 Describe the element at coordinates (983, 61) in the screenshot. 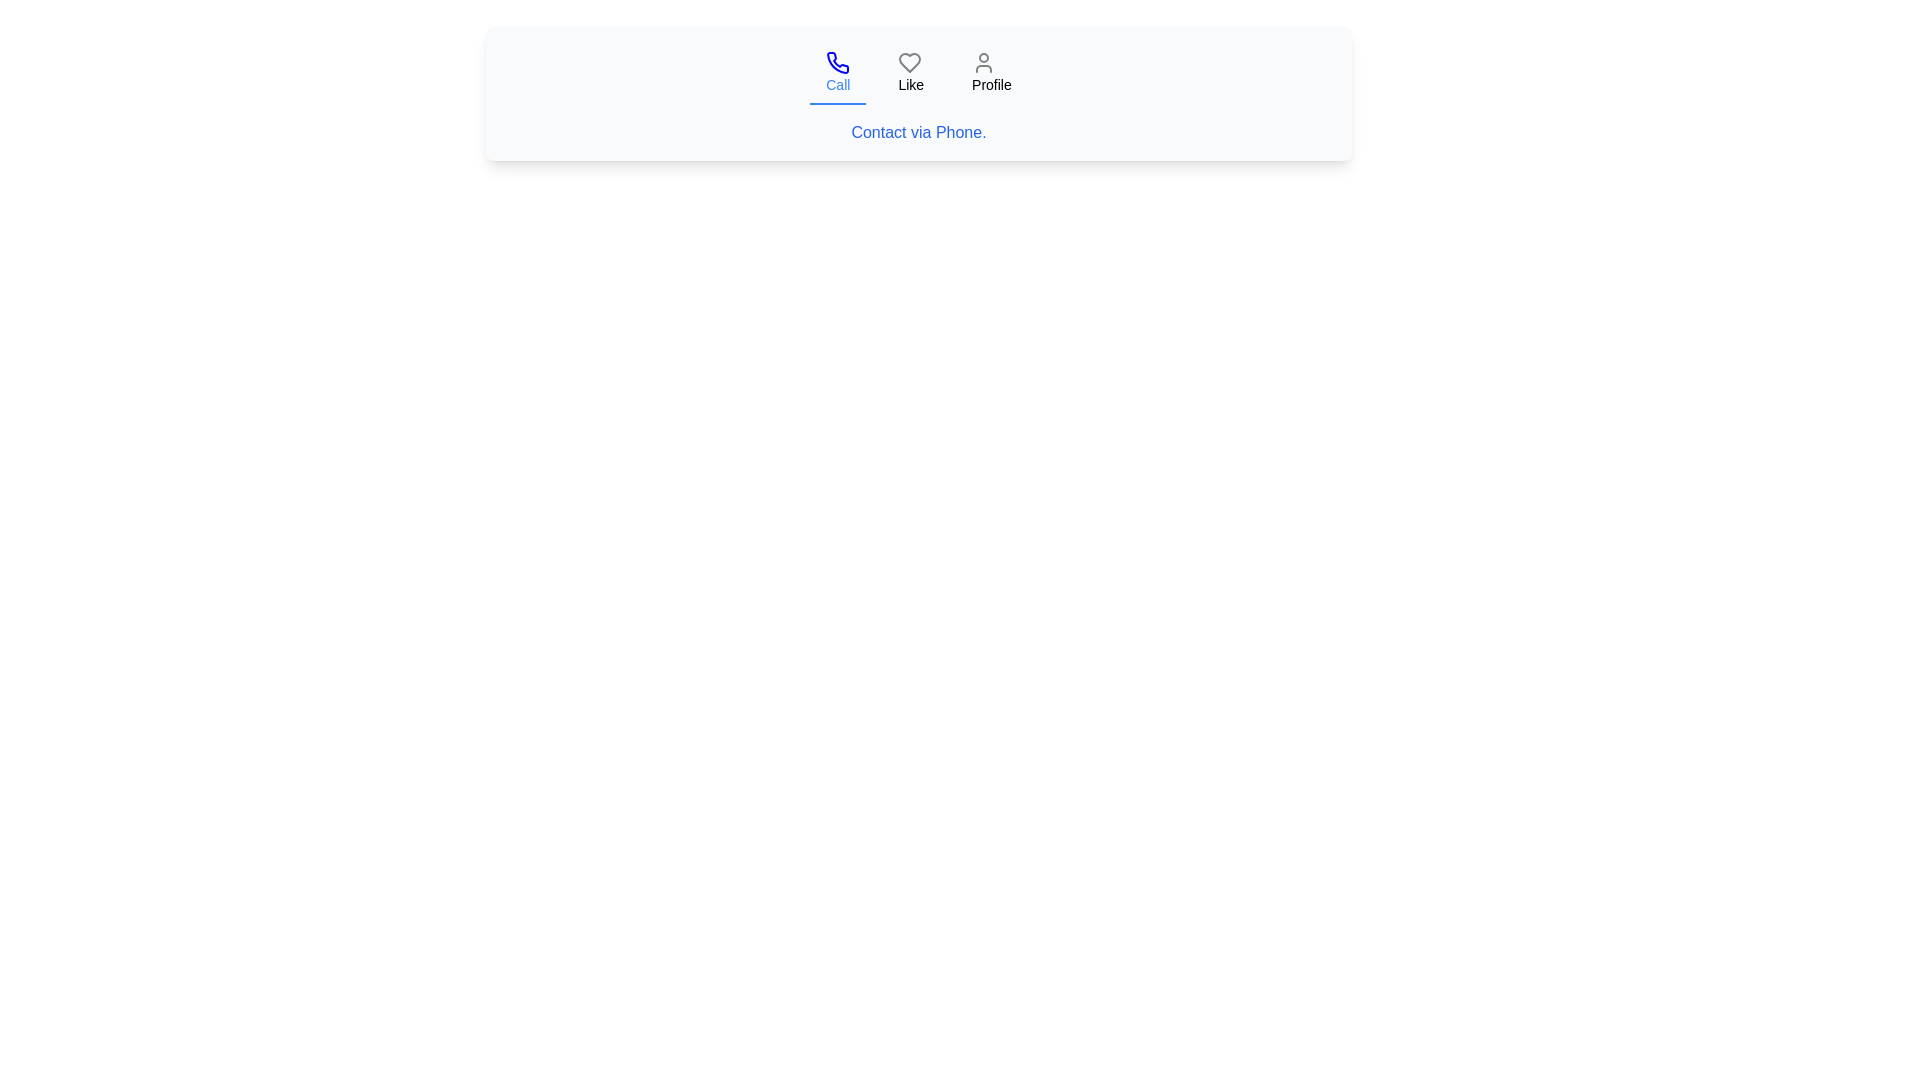

I see `the user profile icon, which is a gray outlined circular head and body figure located in the top-right of the navigation bar above the 'Profile' label` at that location.